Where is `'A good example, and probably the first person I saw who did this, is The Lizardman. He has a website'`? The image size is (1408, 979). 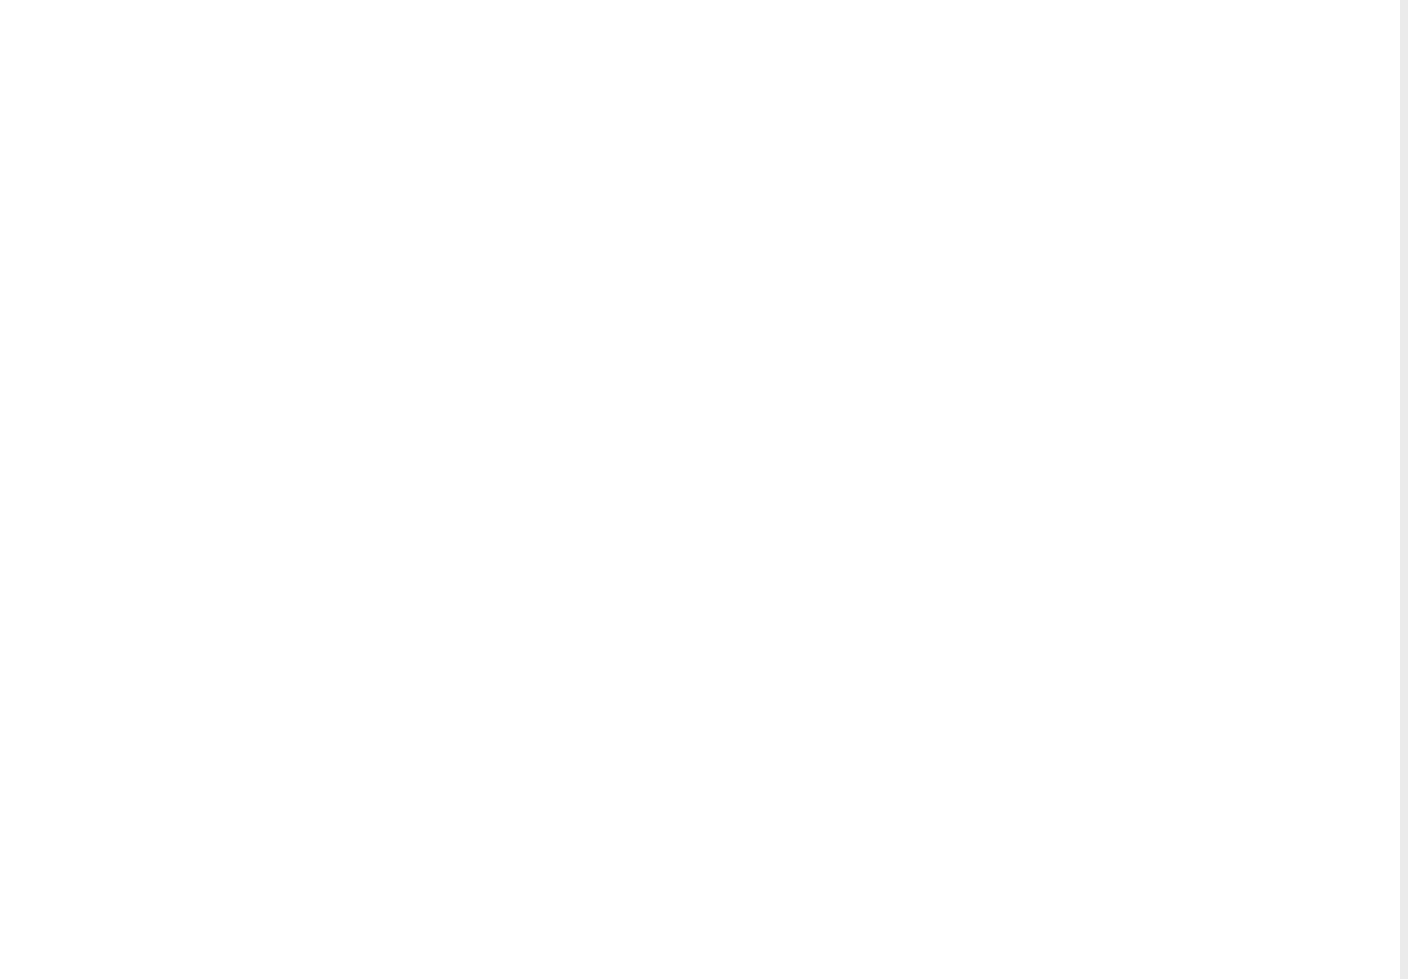
'A good example, and probably the first person I saw who did this, is The Lizardman. He has a website' is located at coordinates (38, 682).